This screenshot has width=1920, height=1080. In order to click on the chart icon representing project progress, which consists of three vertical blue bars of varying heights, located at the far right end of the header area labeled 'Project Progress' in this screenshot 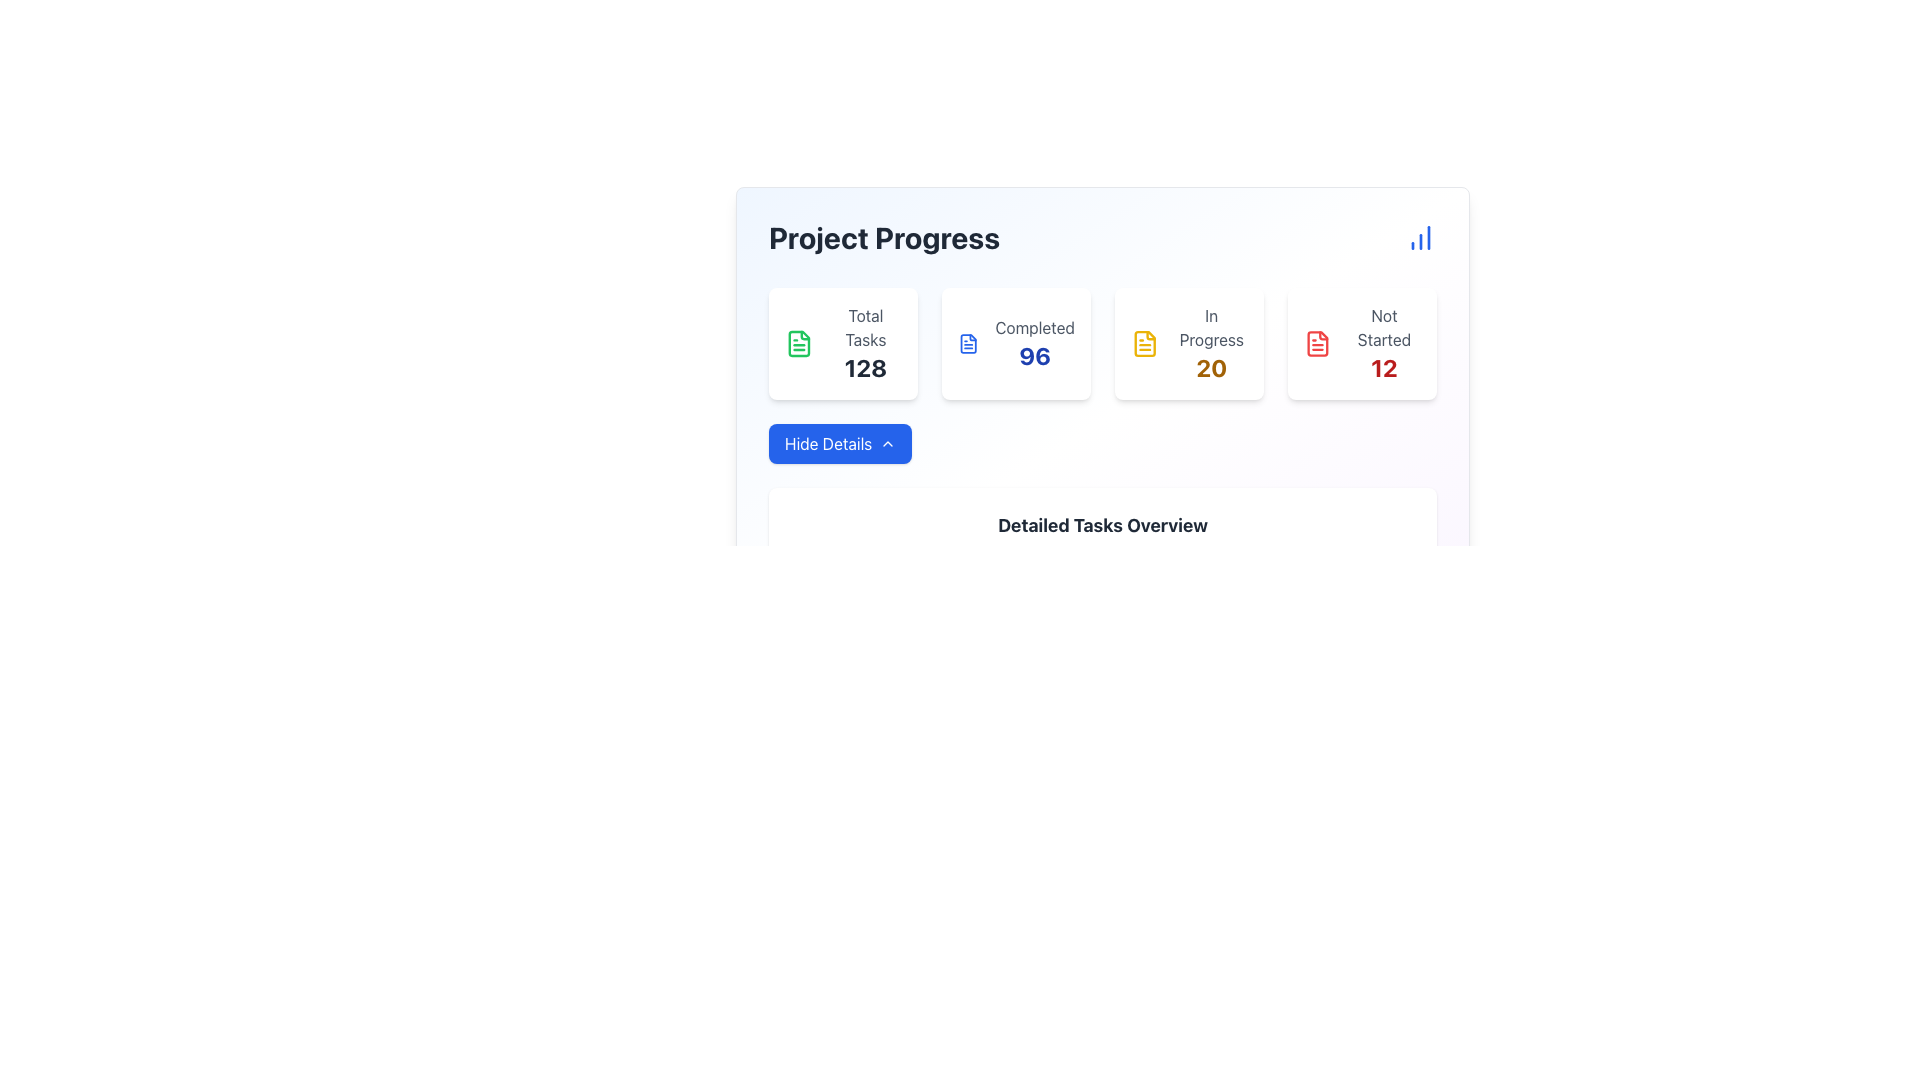, I will do `click(1419, 237)`.